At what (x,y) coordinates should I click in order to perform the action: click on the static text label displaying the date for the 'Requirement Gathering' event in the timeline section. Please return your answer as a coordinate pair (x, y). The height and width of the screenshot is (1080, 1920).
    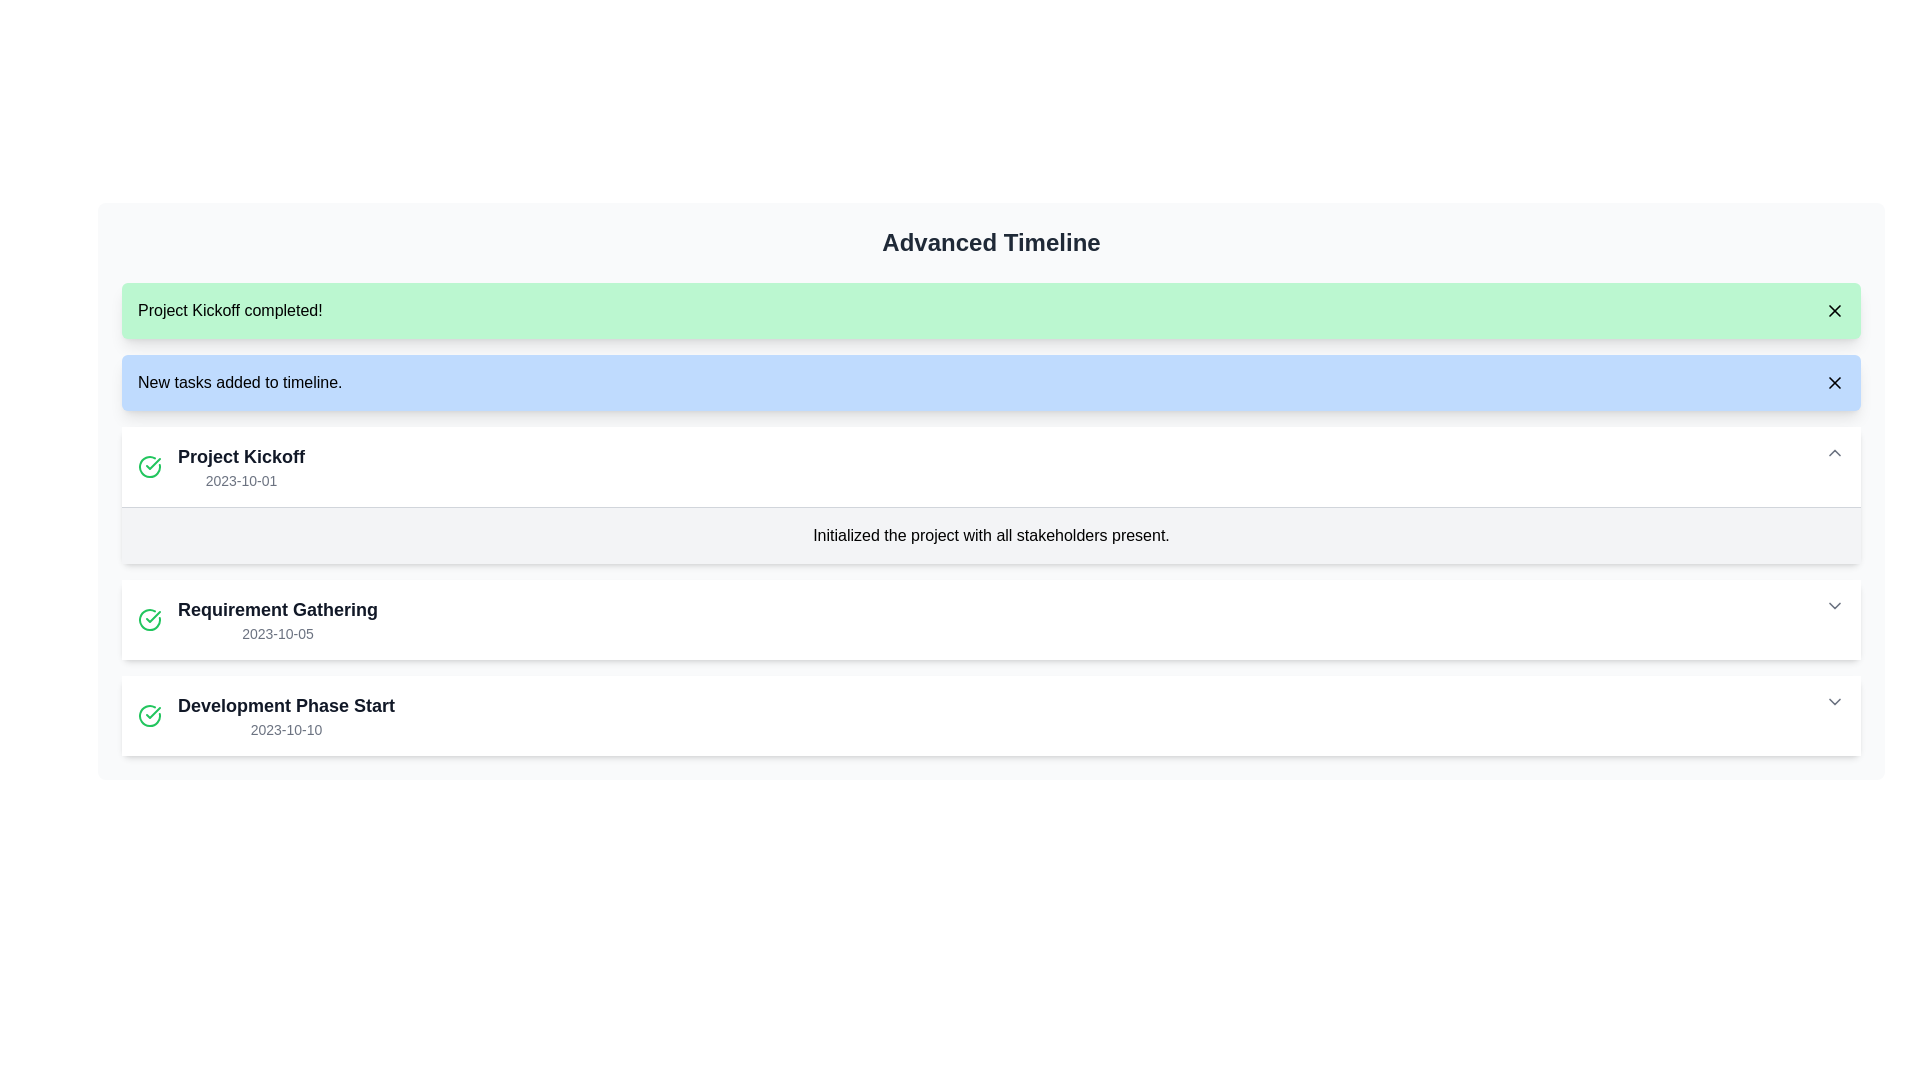
    Looking at the image, I should click on (277, 633).